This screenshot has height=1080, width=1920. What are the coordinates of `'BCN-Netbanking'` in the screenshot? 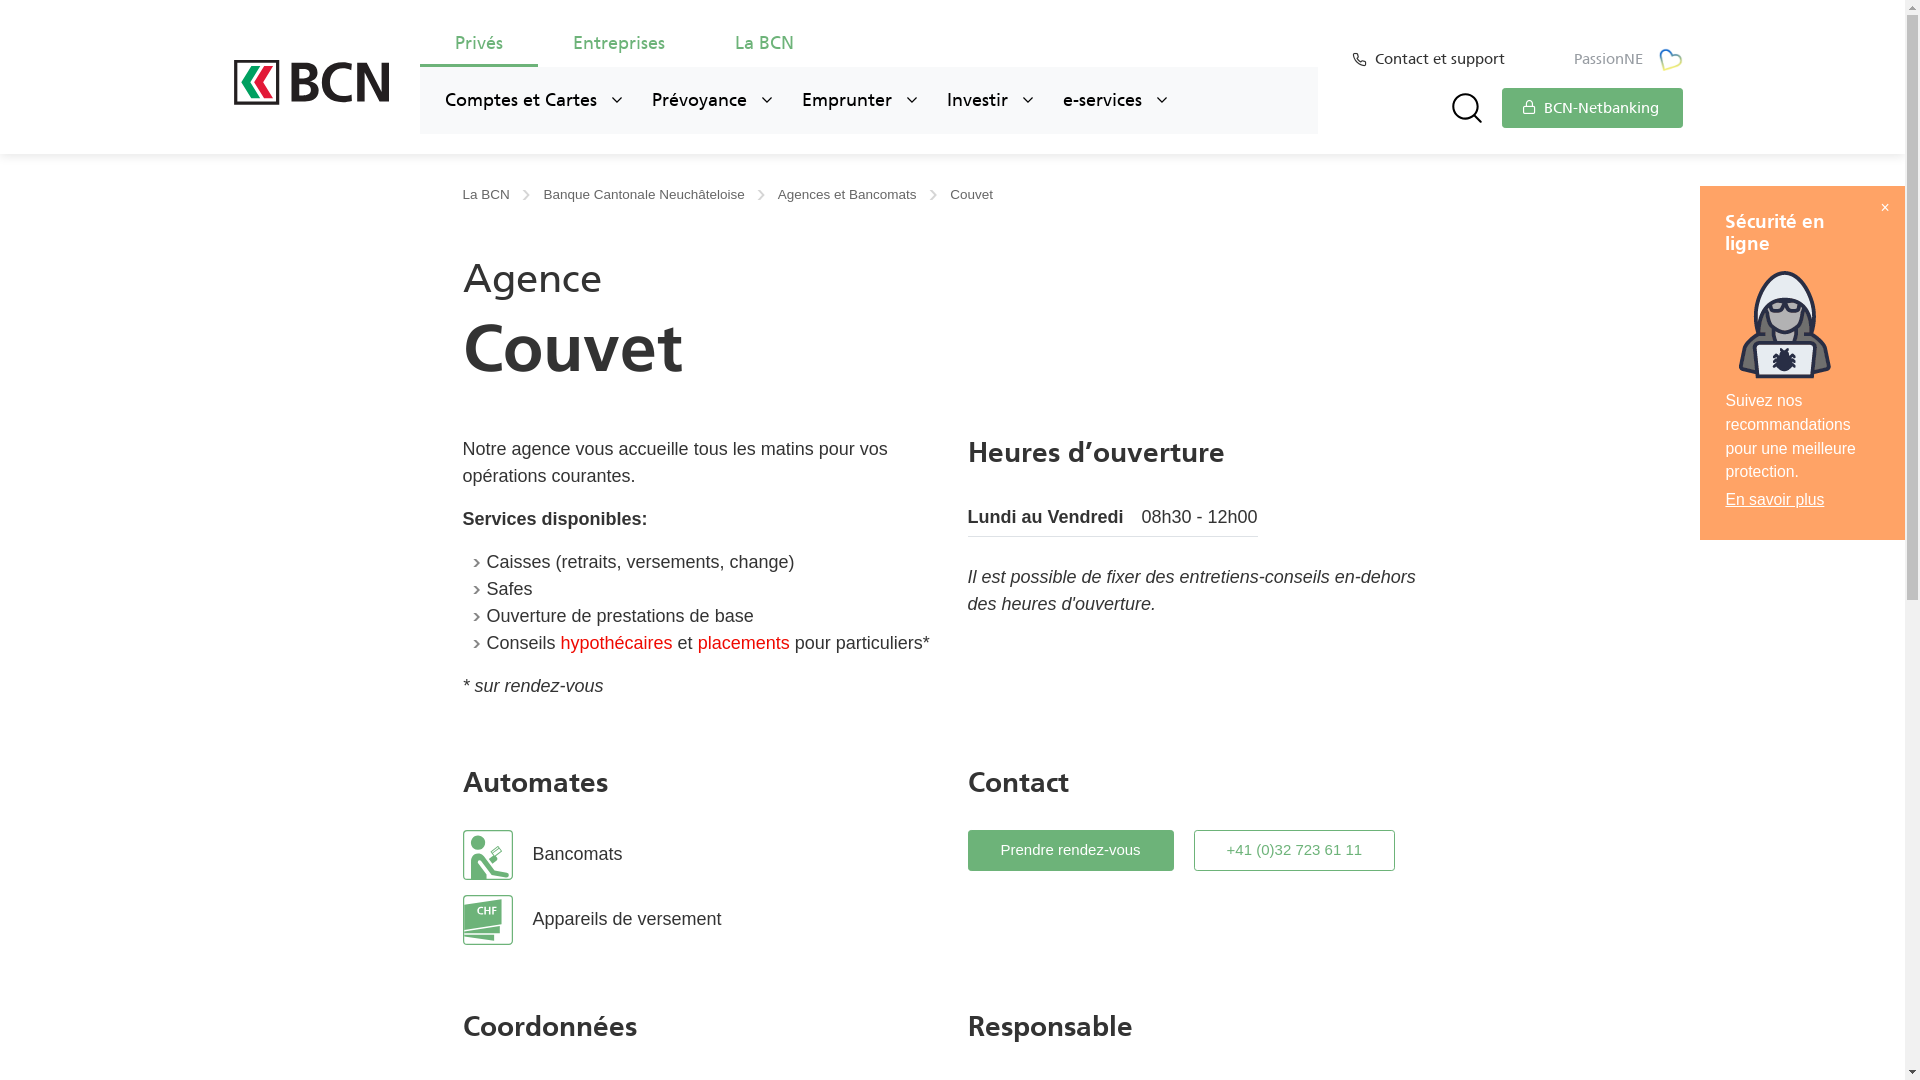 It's located at (1502, 108).